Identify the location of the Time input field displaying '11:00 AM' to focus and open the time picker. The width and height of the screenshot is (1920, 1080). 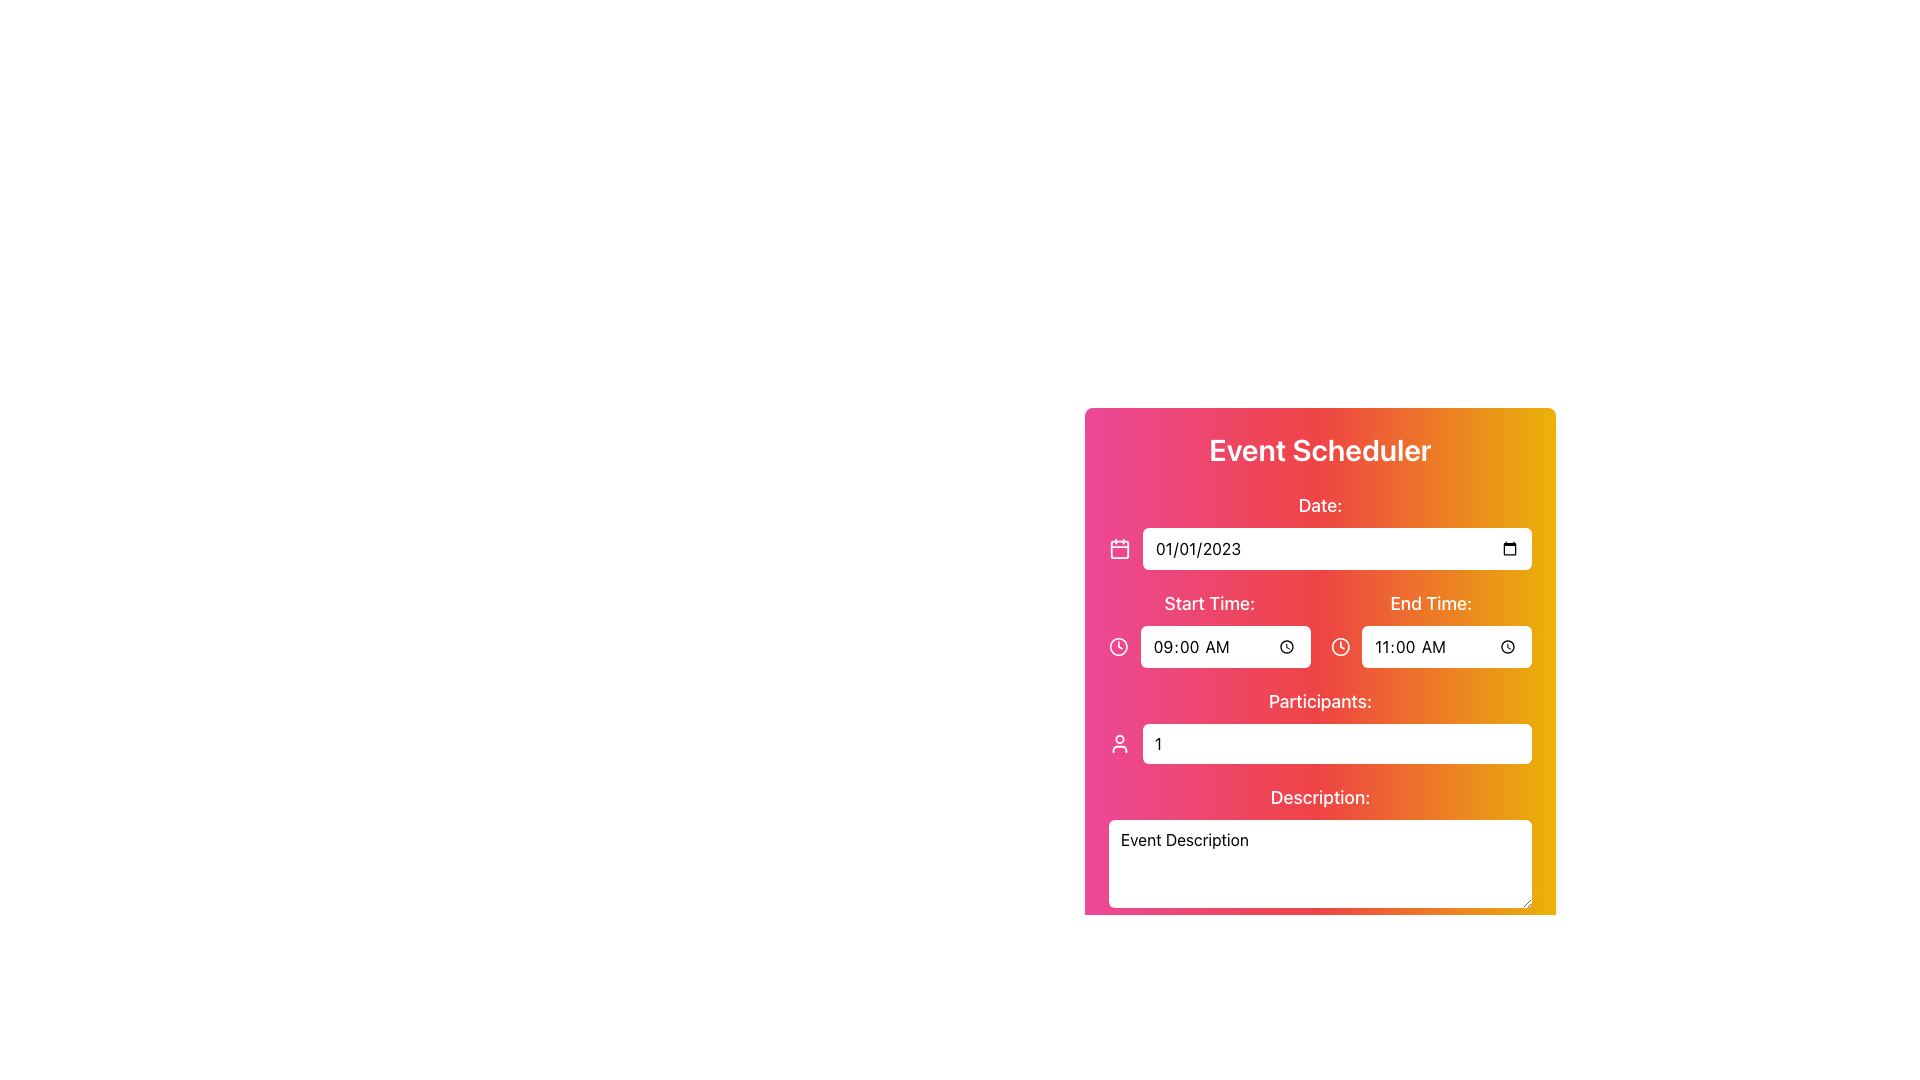
(1447, 647).